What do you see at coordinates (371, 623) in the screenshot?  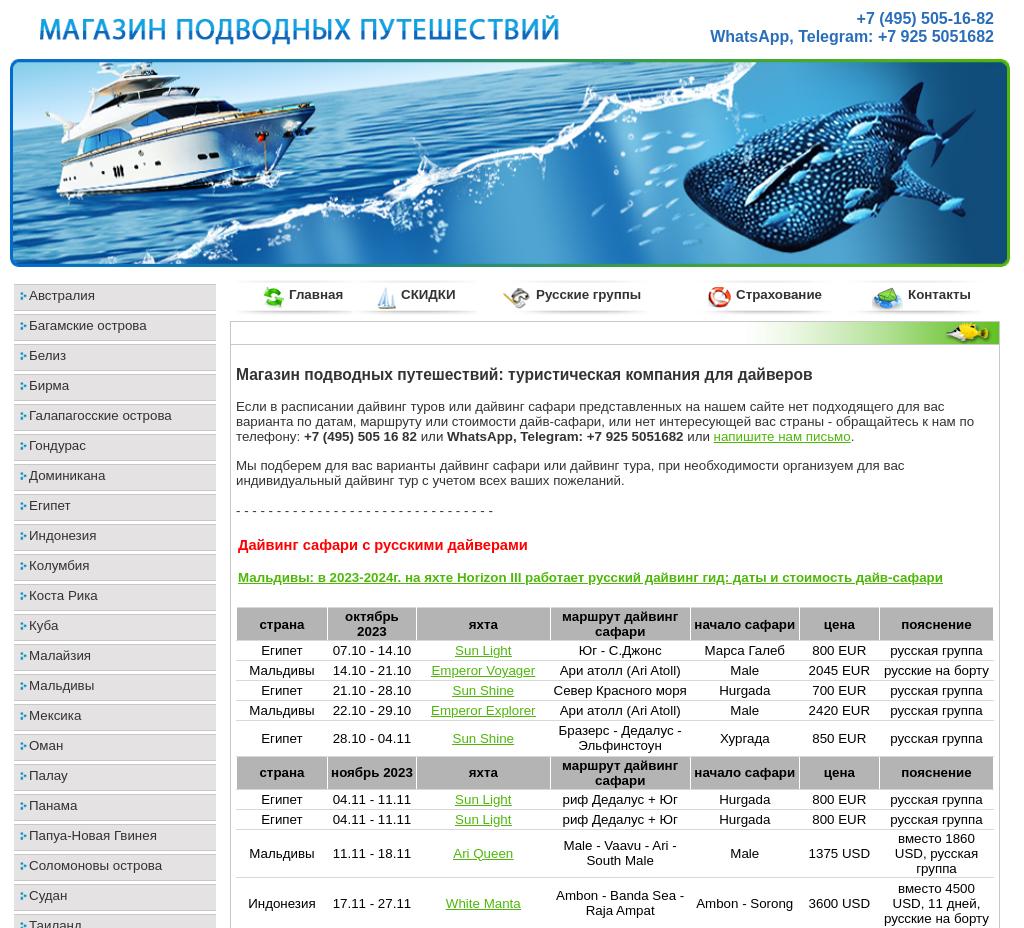 I see `'октябрь 2023'` at bounding box center [371, 623].